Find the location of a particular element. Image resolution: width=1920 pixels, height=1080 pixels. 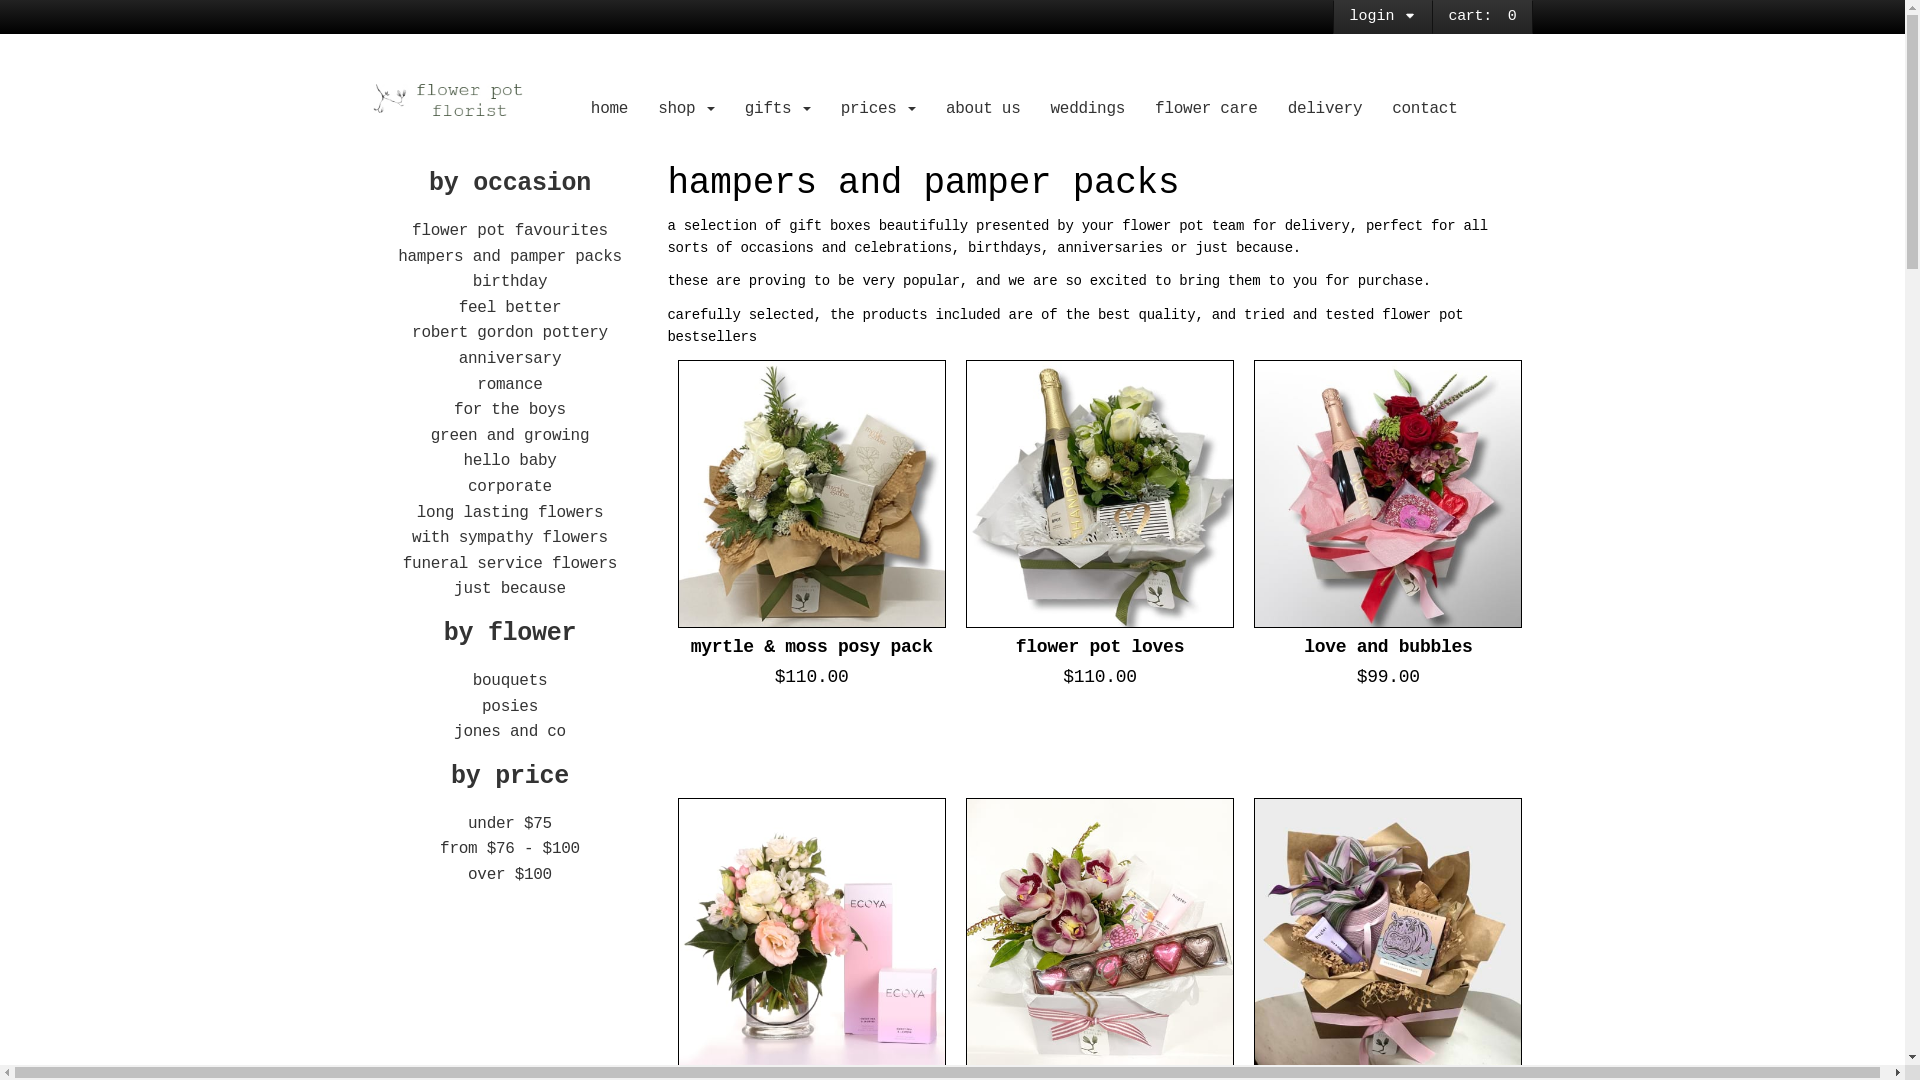

'romance' is located at coordinates (475, 385).